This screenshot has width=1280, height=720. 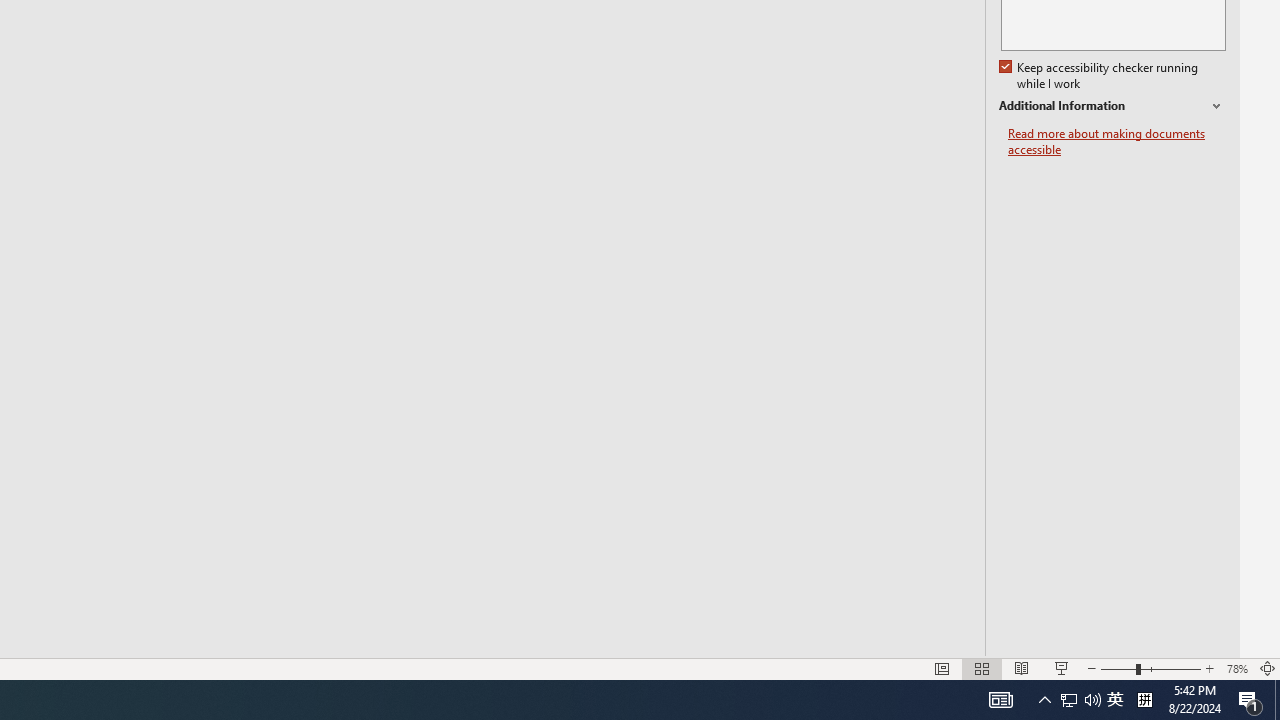 What do you see at coordinates (1111, 106) in the screenshot?
I see `'Additional Information'` at bounding box center [1111, 106].